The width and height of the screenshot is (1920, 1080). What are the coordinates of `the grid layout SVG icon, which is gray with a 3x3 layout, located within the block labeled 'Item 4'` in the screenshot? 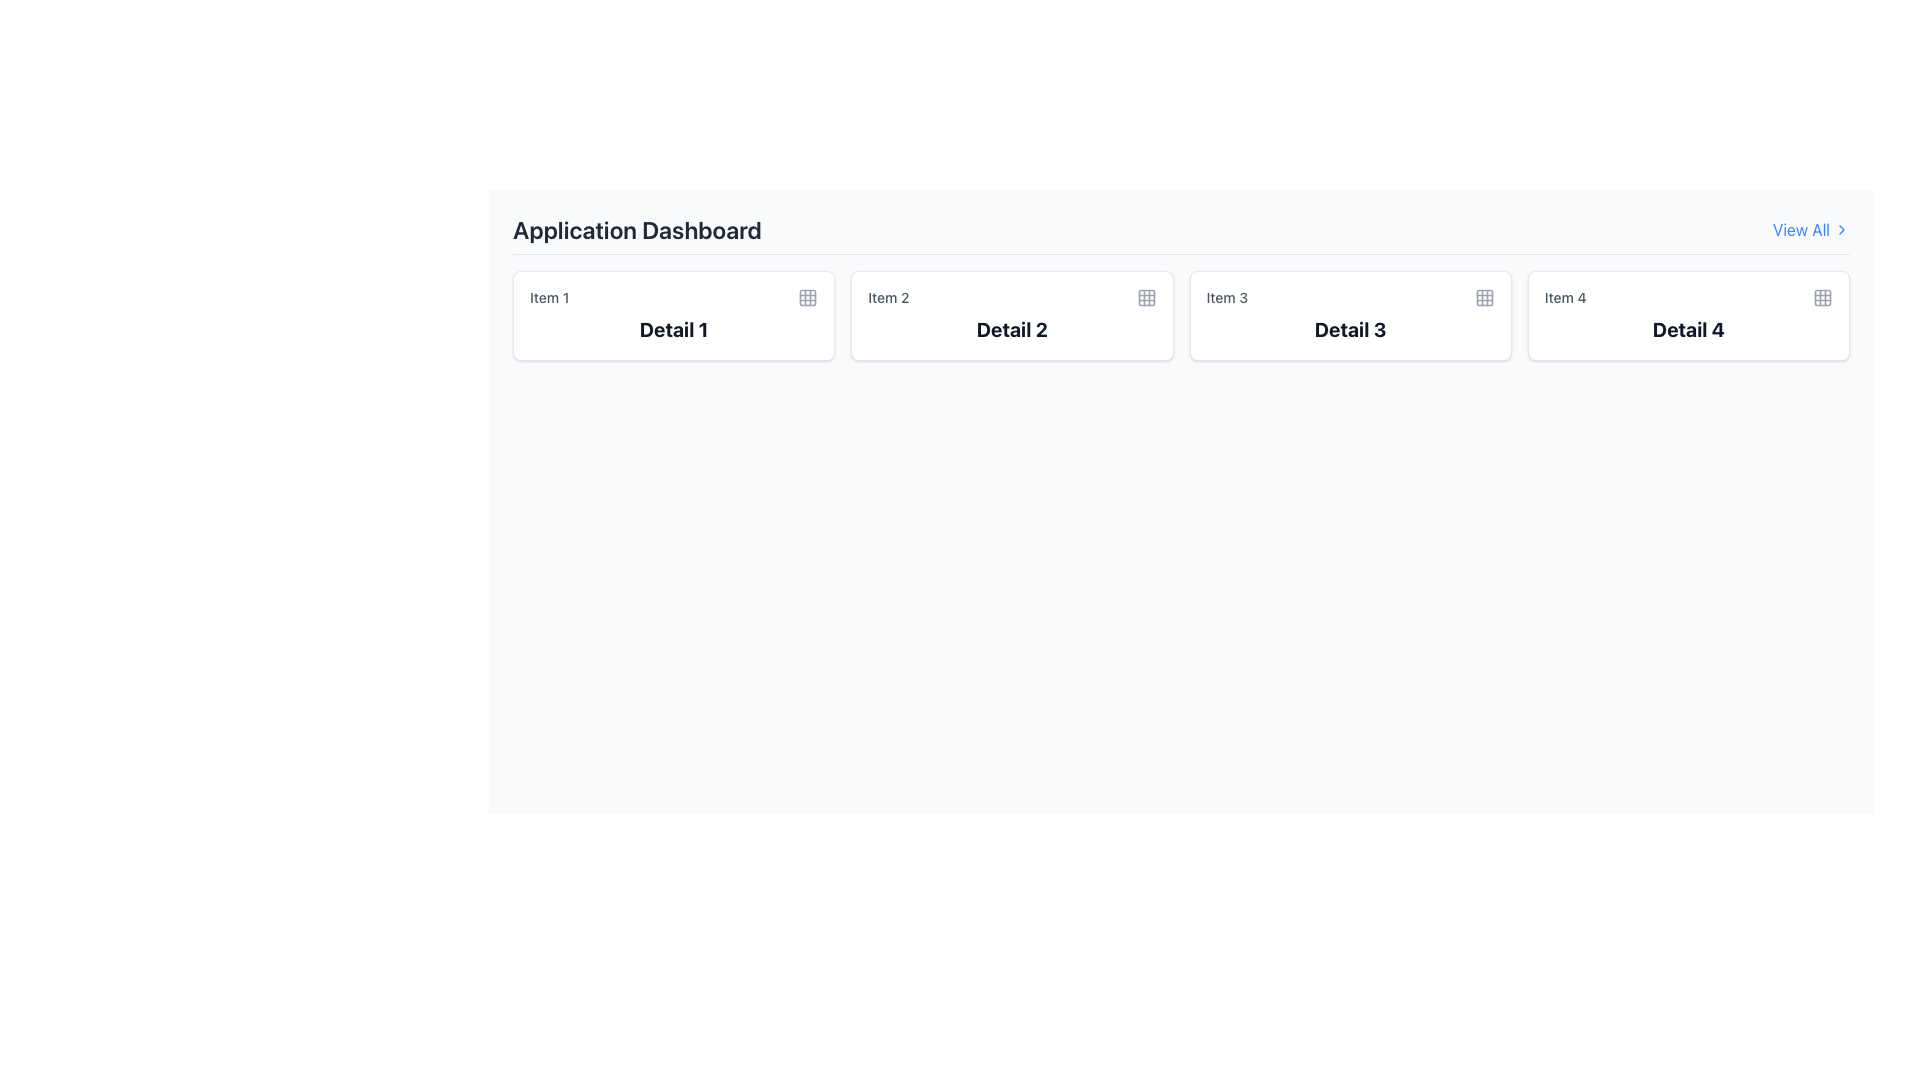 It's located at (1823, 297).